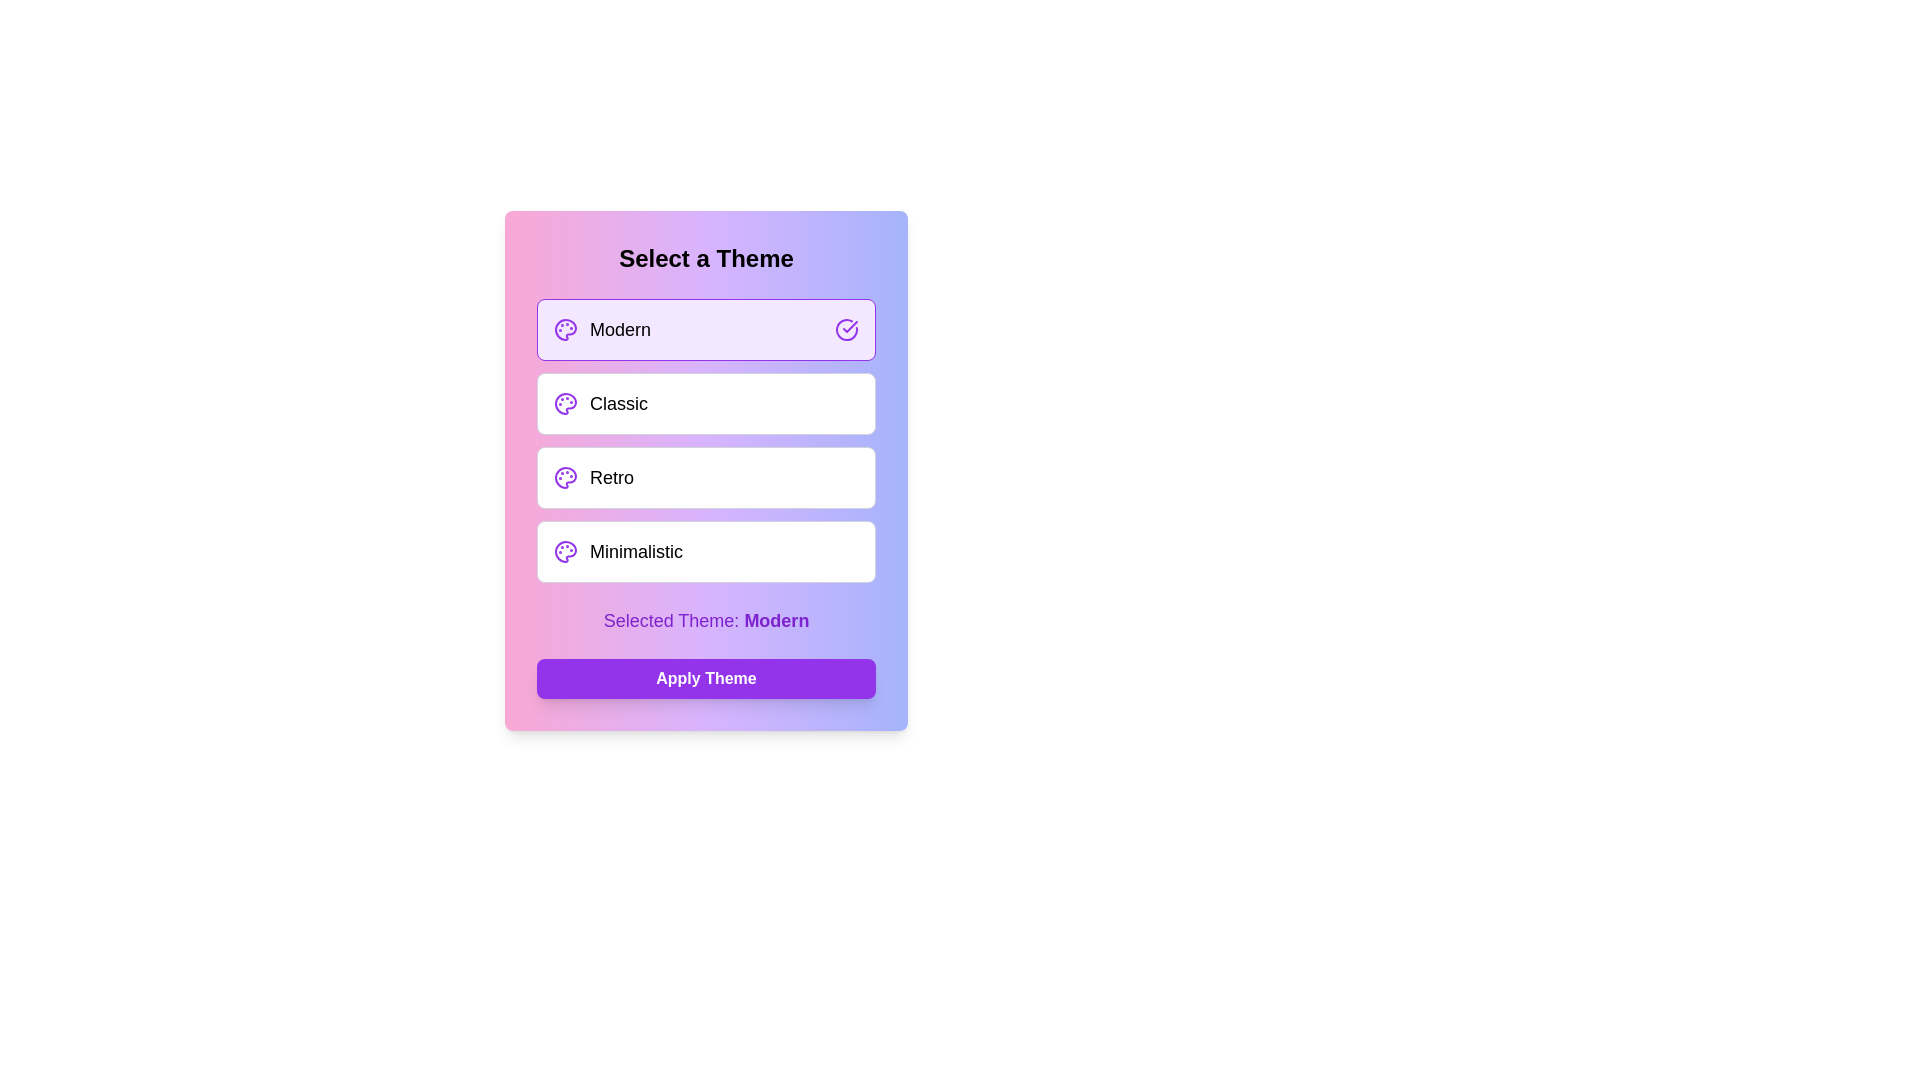 This screenshot has height=1080, width=1920. Describe the element at coordinates (850, 326) in the screenshot. I see `the checkmark line within the SVG graphic that indicates a selection for the 'Modern' theme option` at that location.